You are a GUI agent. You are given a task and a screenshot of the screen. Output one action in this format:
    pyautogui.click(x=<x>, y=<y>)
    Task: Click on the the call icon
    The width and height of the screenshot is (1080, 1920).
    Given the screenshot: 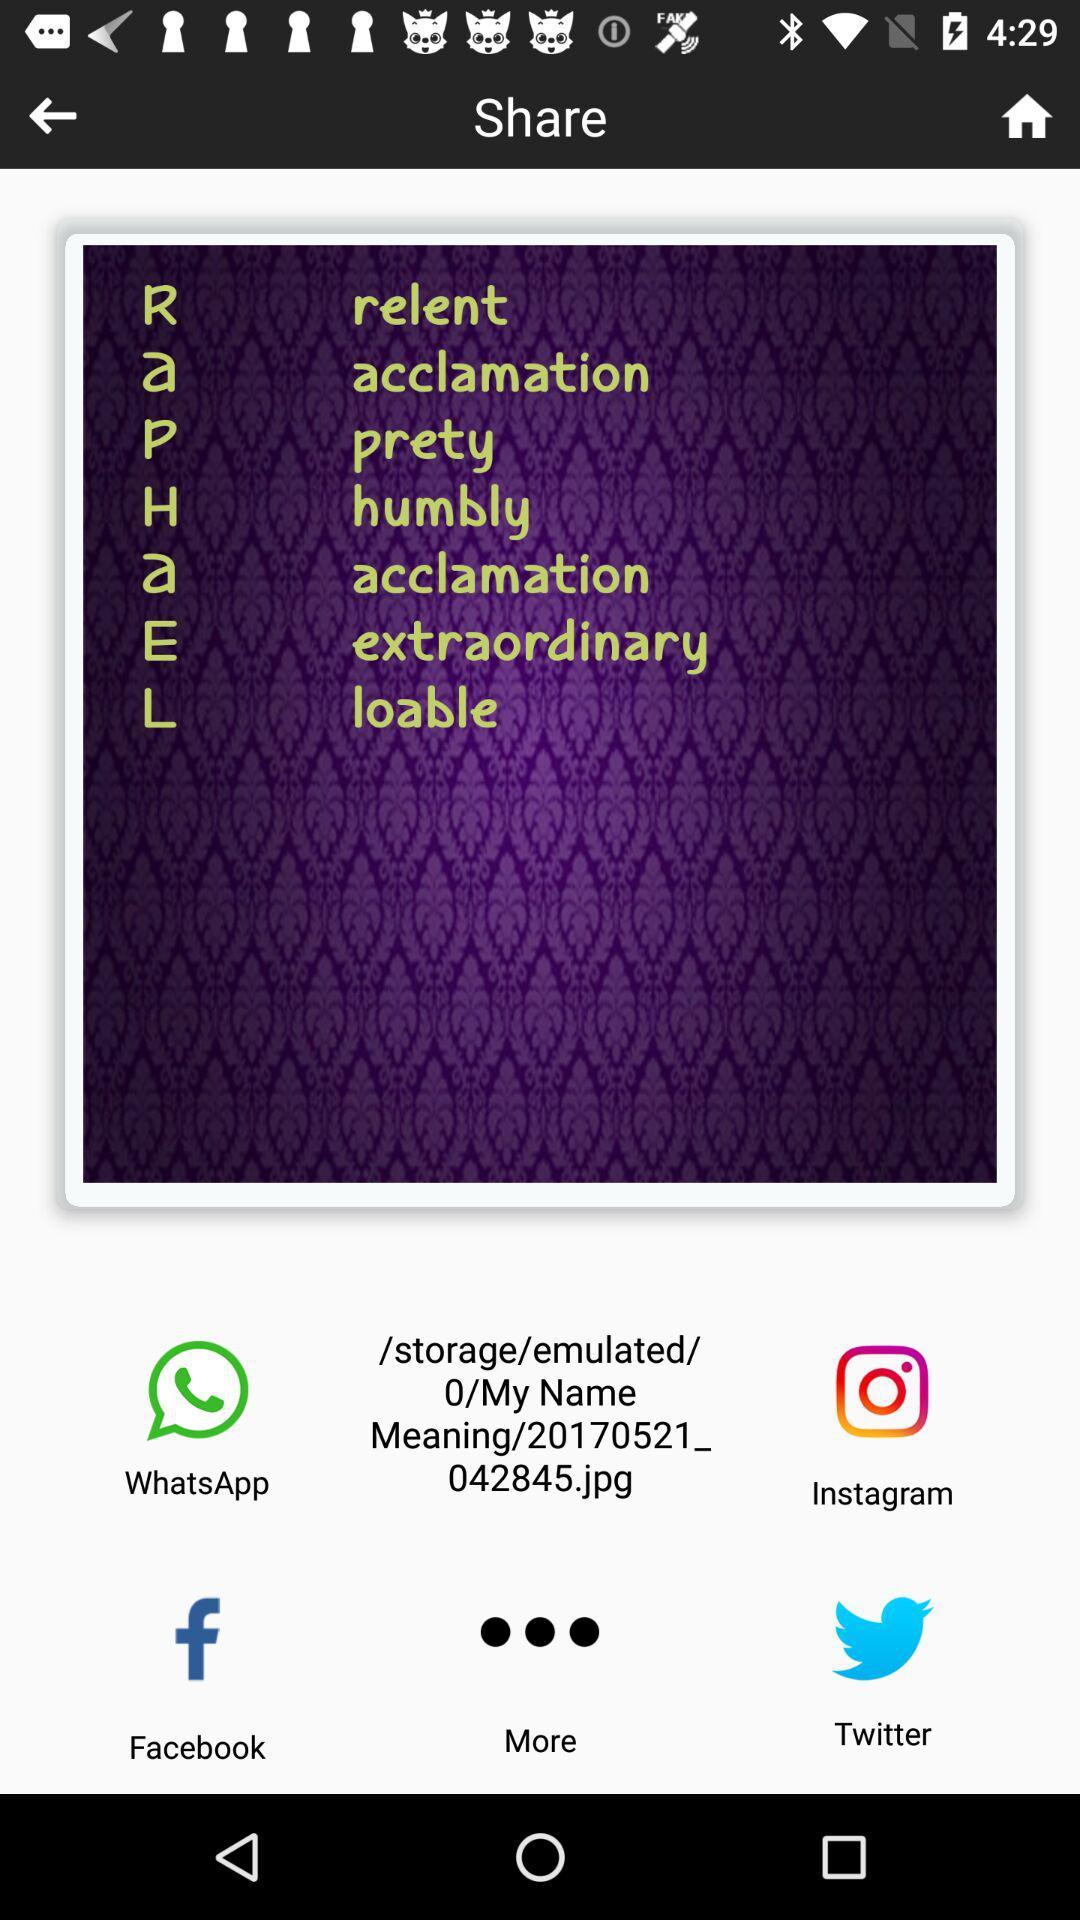 What is the action you would take?
    pyautogui.click(x=197, y=1390)
    